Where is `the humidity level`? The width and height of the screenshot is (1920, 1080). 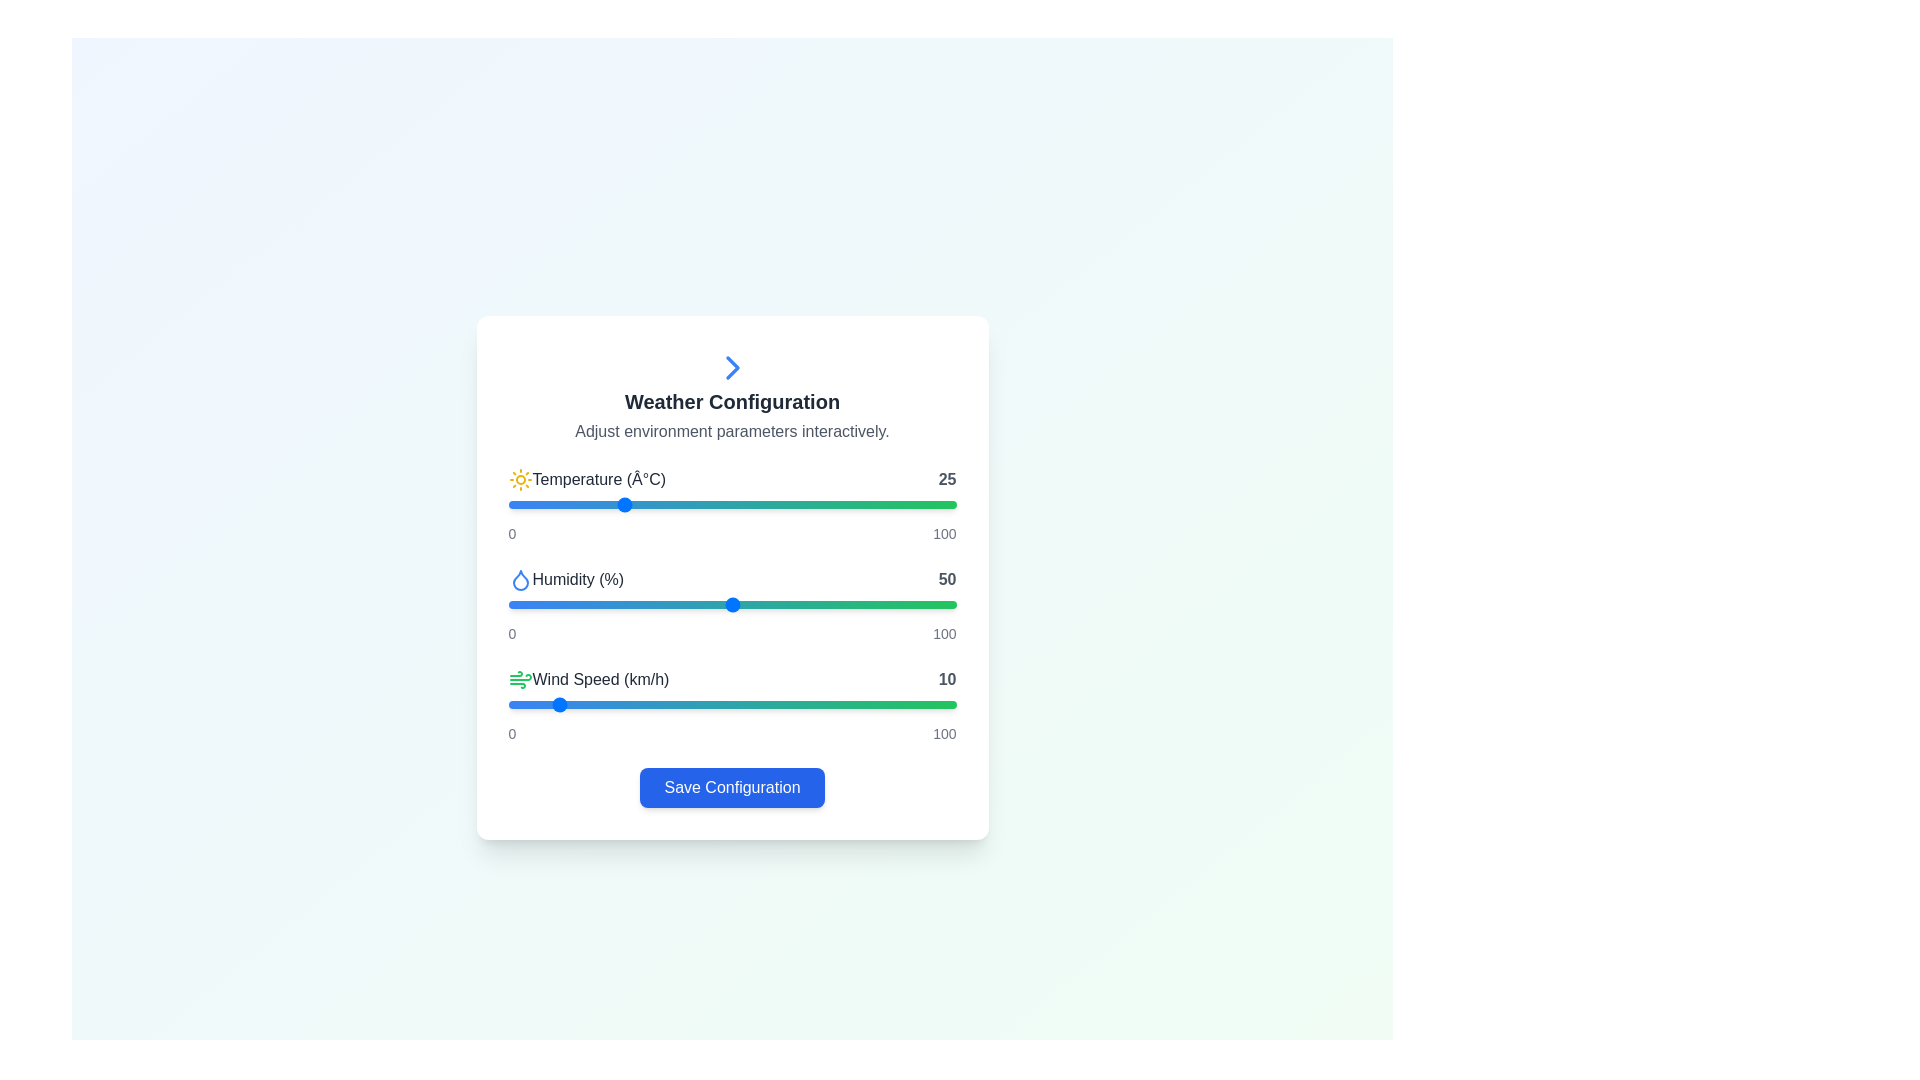 the humidity level is located at coordinates (637, 604).